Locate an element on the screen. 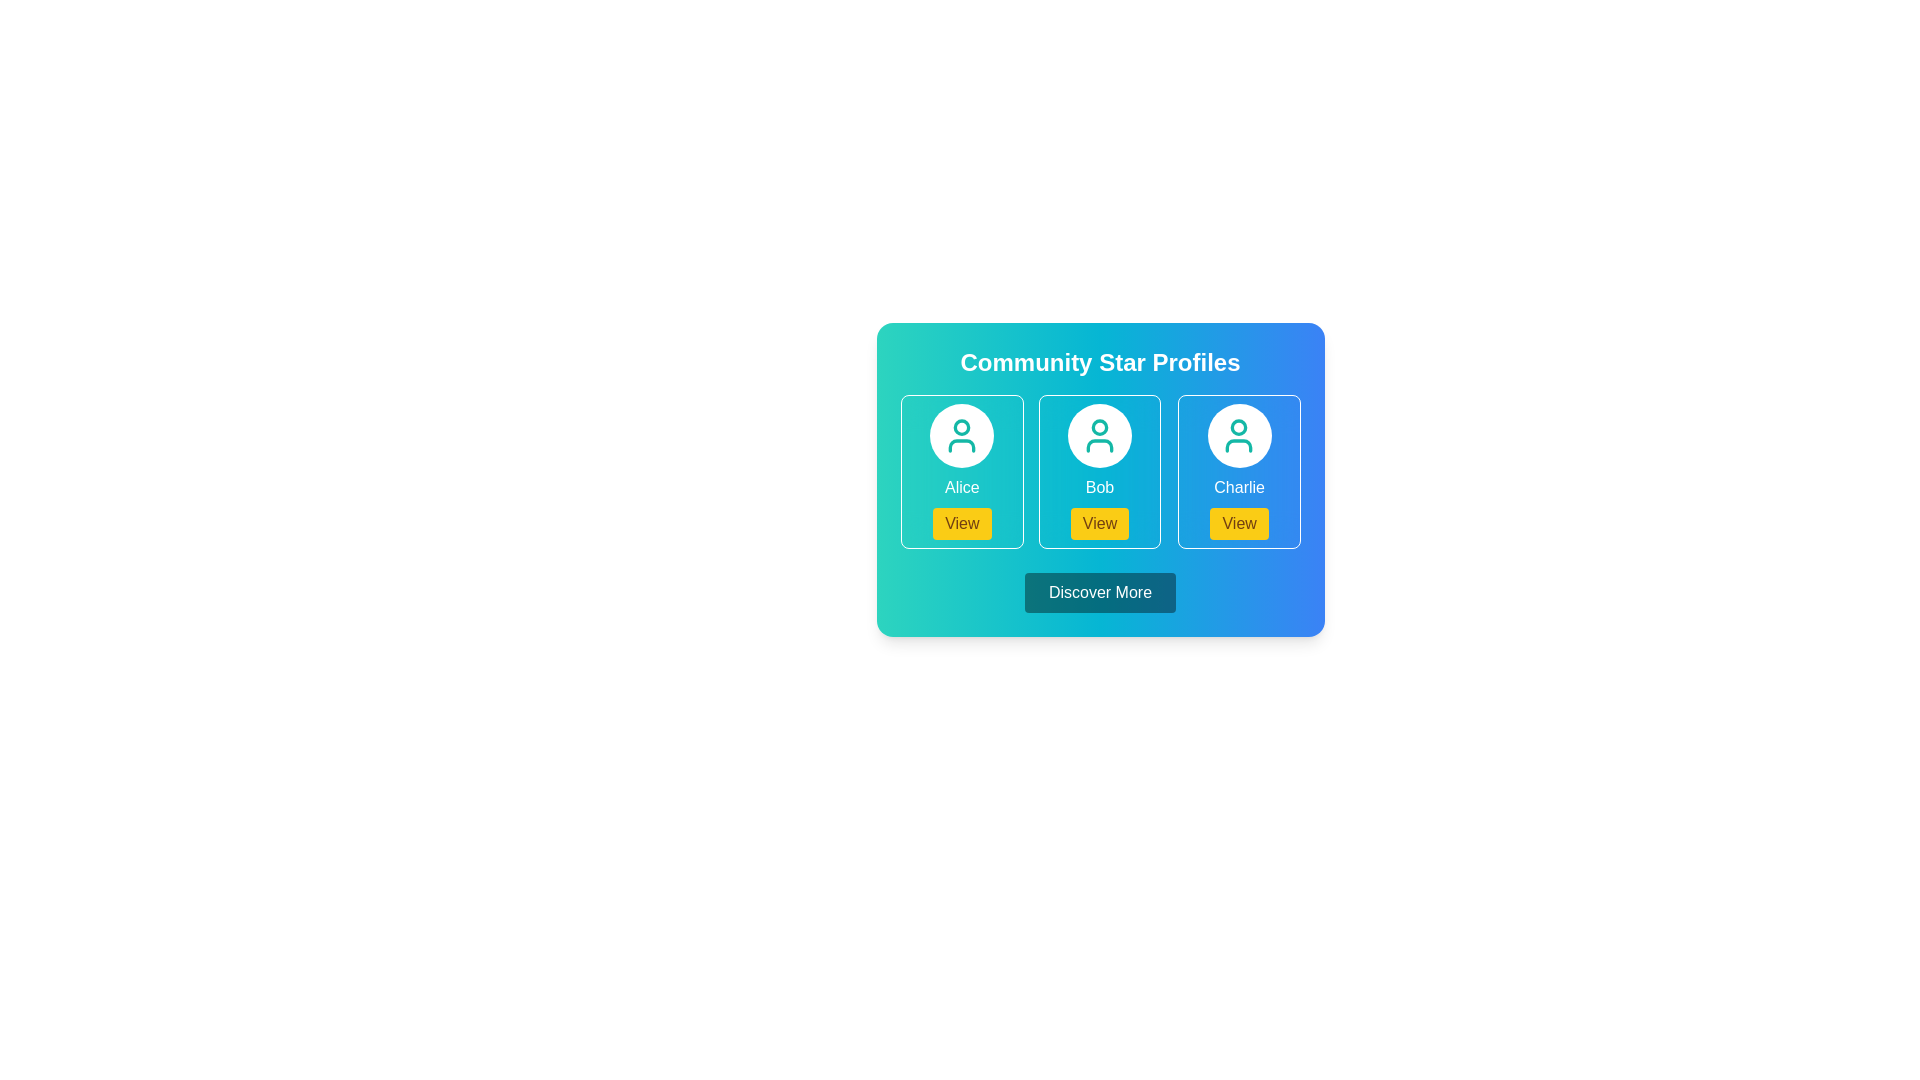  the curved line forming the lower section of the user profile icon, represented by a teal stroke on a transparent background is located at coordinates (1099, 445).